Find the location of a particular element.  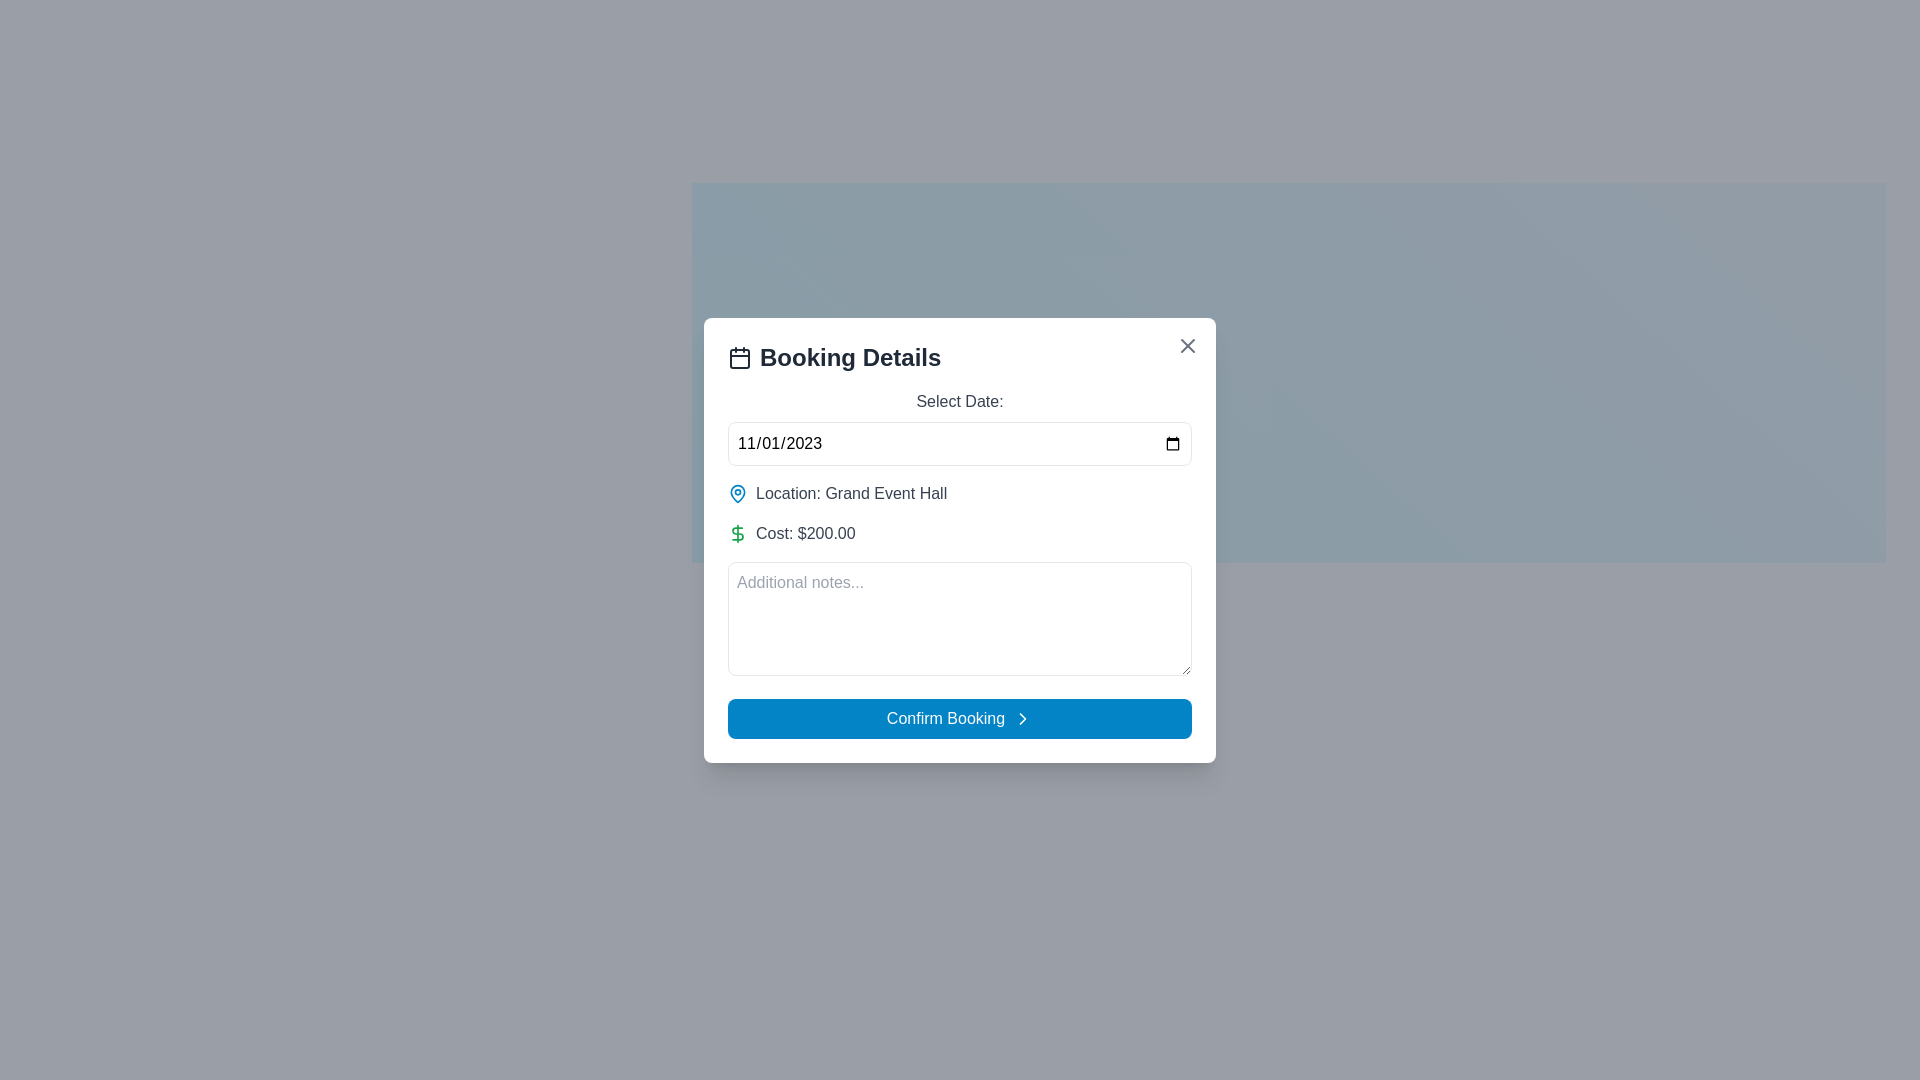

the Text Label that provides context for the date selection input field above the booking details form is located at coordinates (960, 401).